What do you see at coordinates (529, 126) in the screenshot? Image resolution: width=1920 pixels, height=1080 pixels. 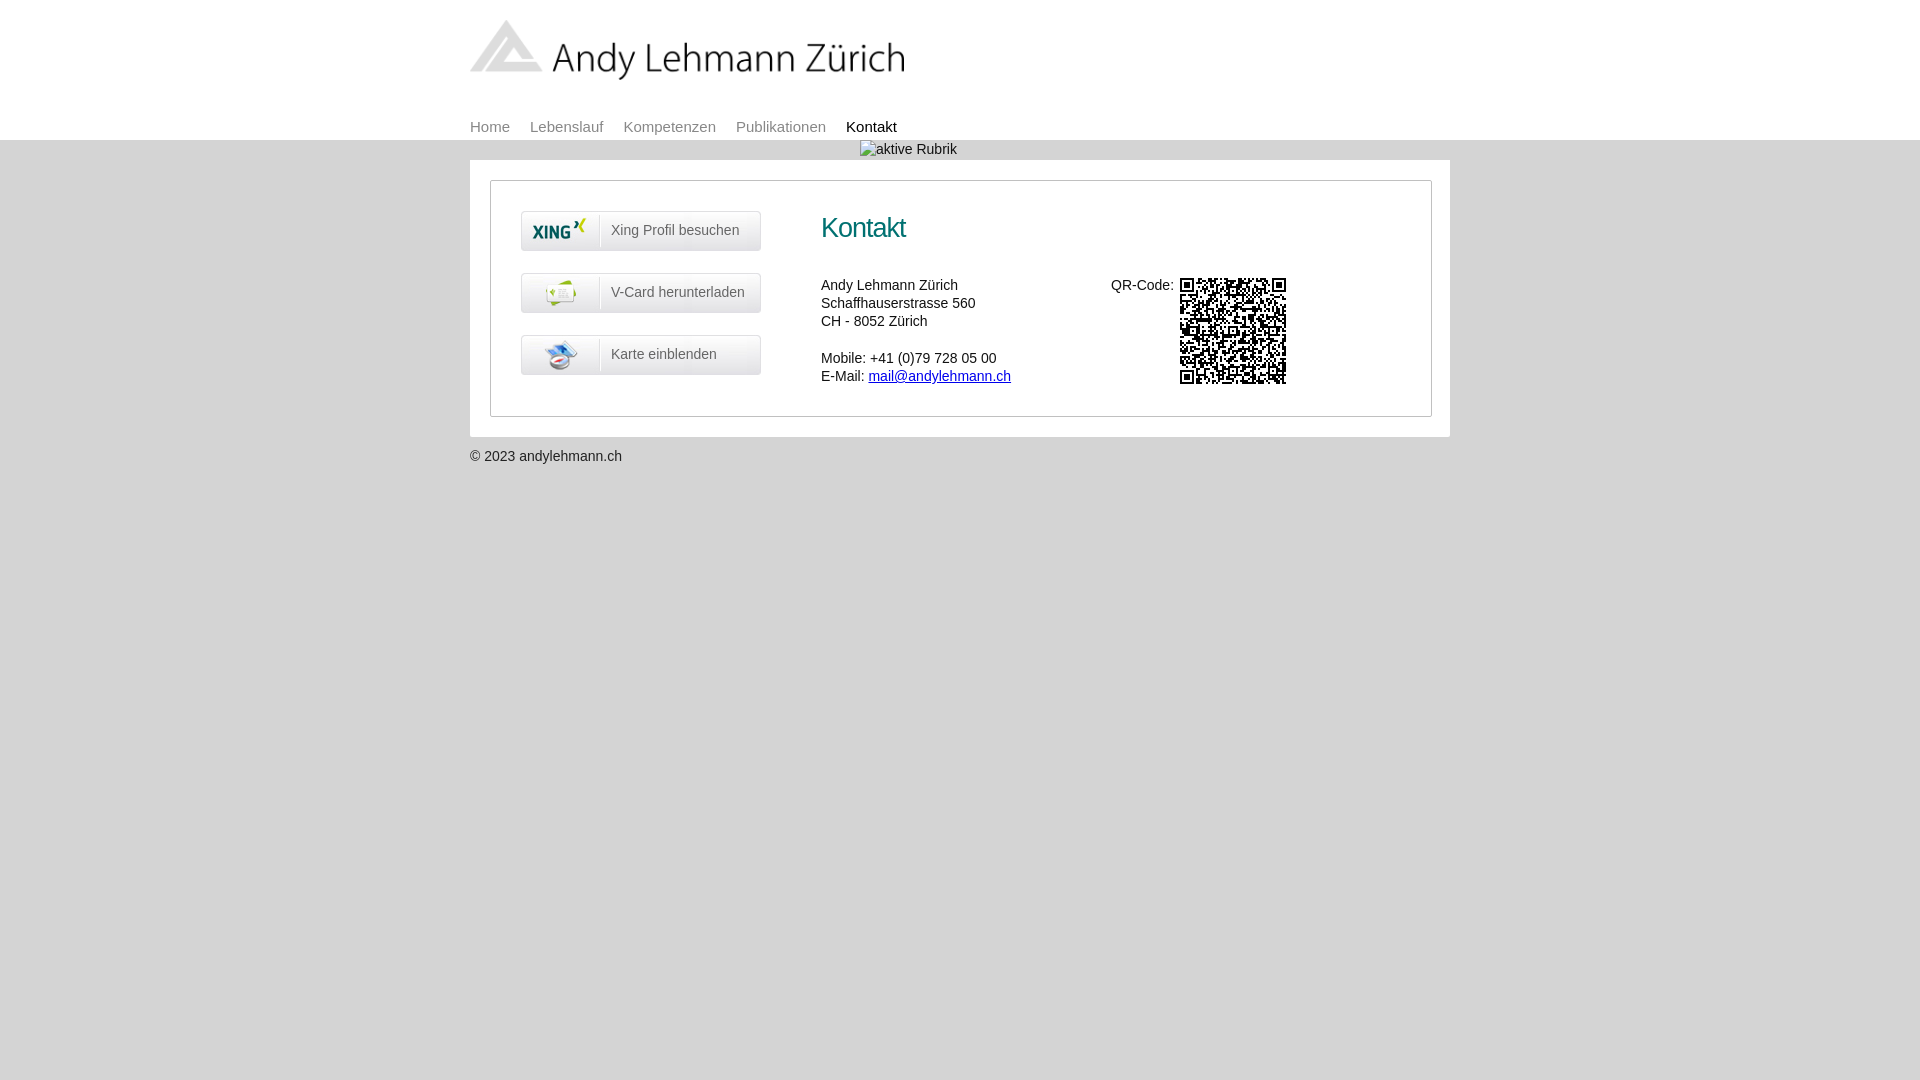 I see `'Lebenslauf'` at bounding box center [529, 126].